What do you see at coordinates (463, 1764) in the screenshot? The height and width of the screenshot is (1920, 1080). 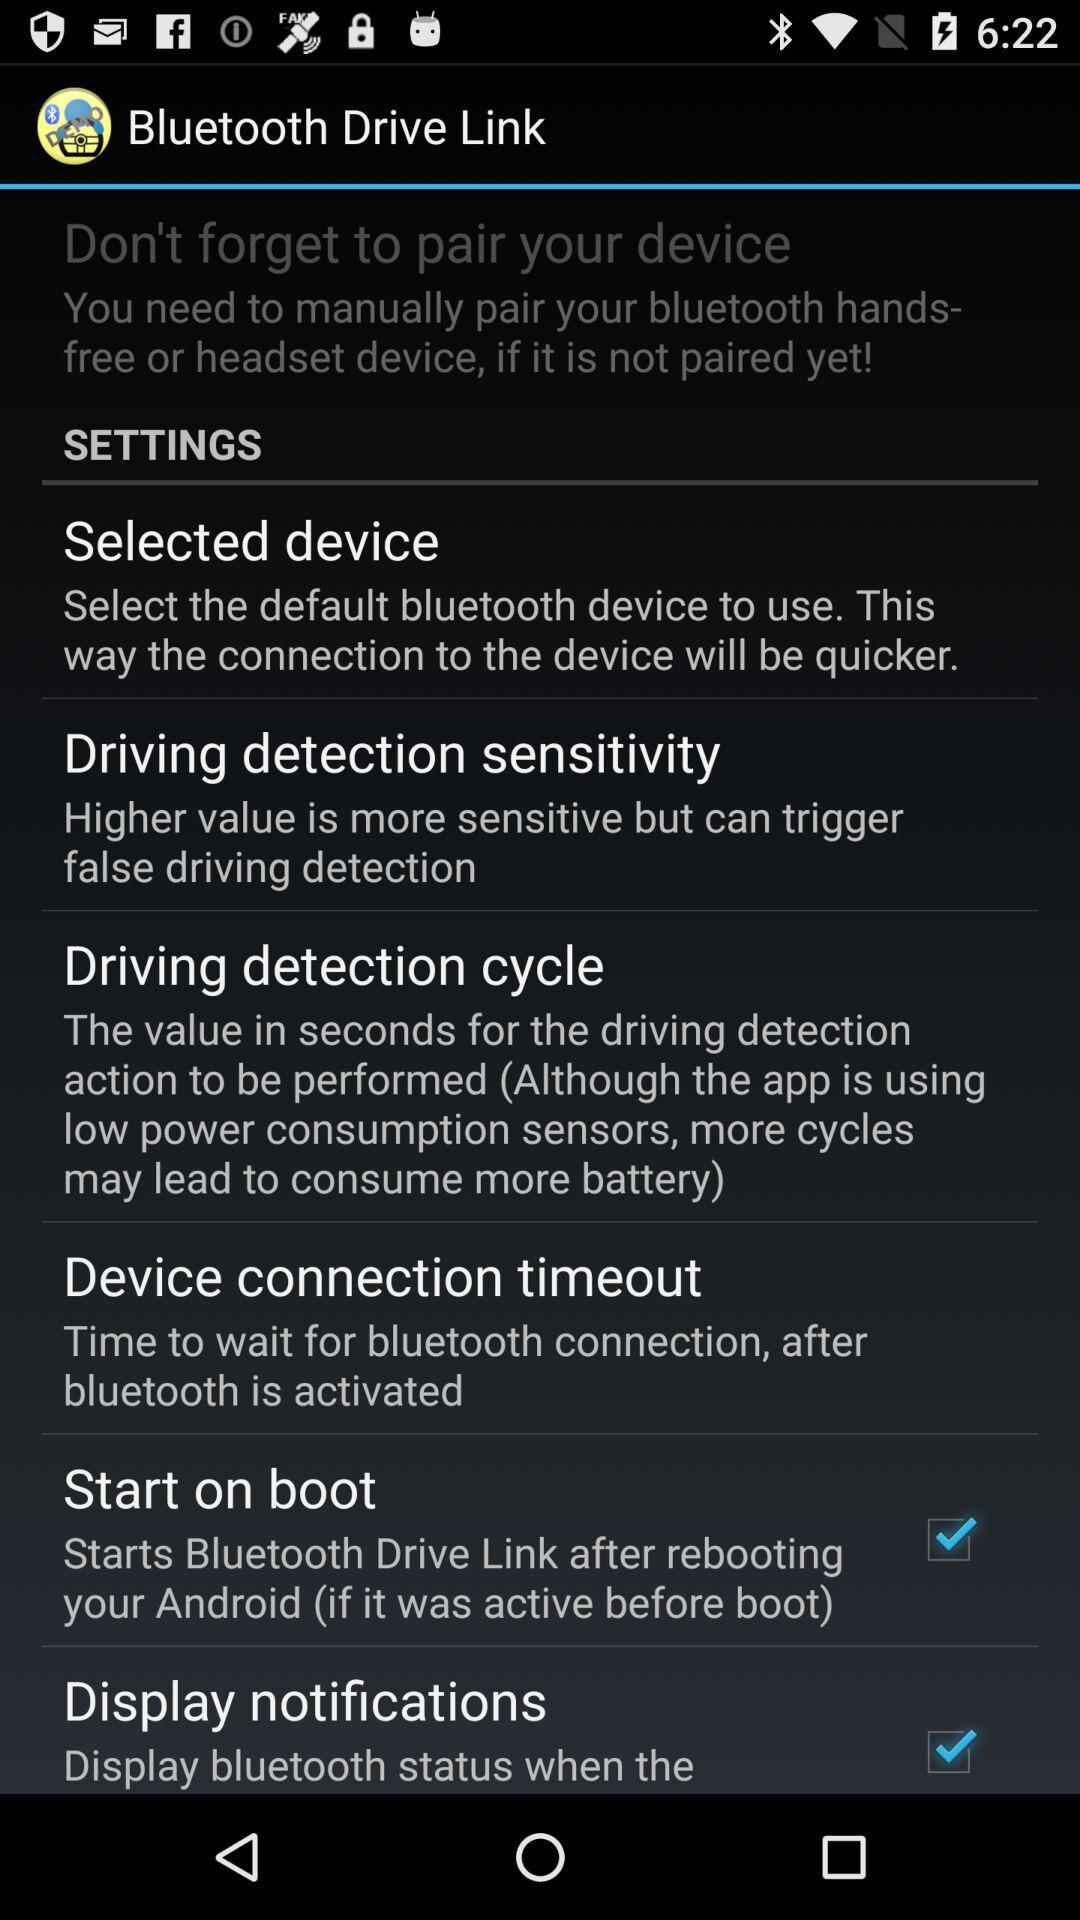 I see `the item below display notifications icon` at bounding box center [463, 1764].